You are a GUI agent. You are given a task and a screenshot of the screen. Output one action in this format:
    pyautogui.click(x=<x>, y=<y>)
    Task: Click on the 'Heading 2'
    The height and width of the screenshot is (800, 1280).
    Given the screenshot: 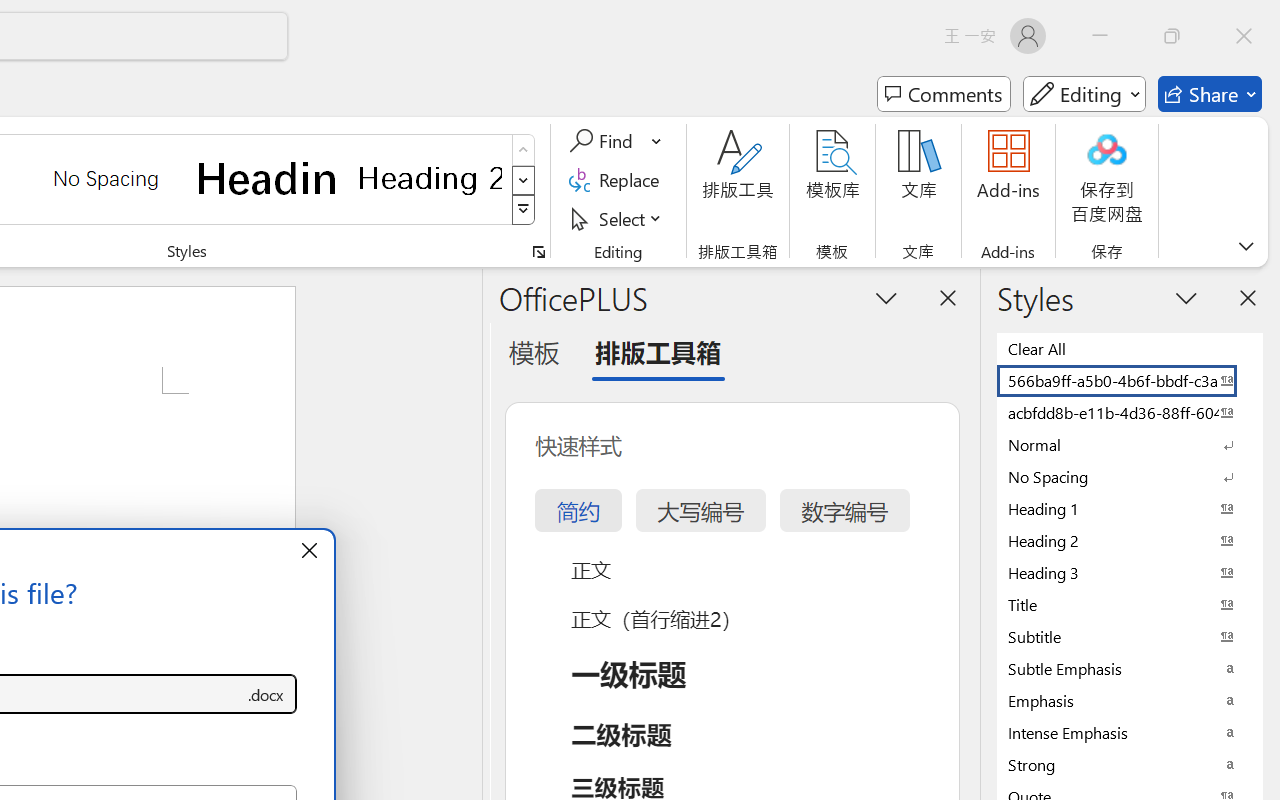 What is the action you would take?
    pyautogui.click(x=429, y=177)
    